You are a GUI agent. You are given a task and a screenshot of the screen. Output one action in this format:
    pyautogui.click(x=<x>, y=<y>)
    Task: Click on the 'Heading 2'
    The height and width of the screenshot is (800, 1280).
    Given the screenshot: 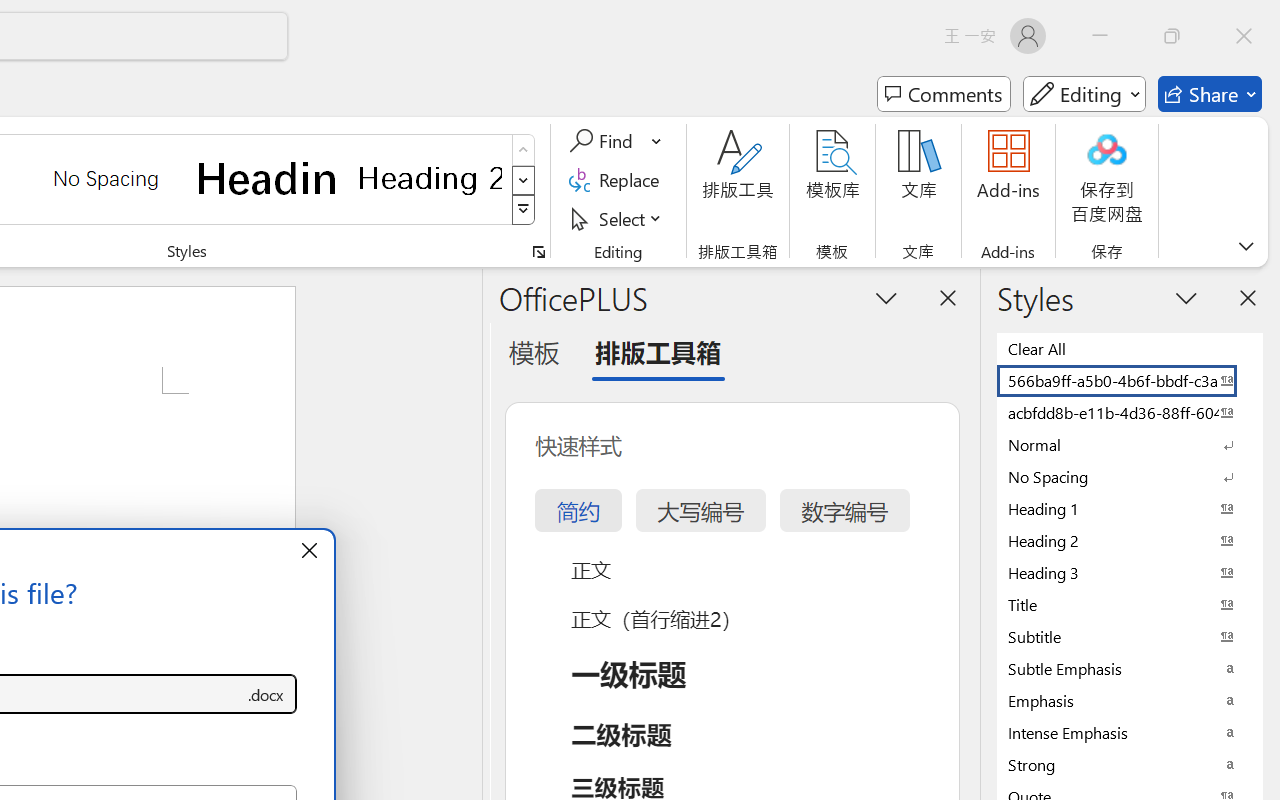 What is the action you would take?
    pyautogui.click(x=429, y=177)
    